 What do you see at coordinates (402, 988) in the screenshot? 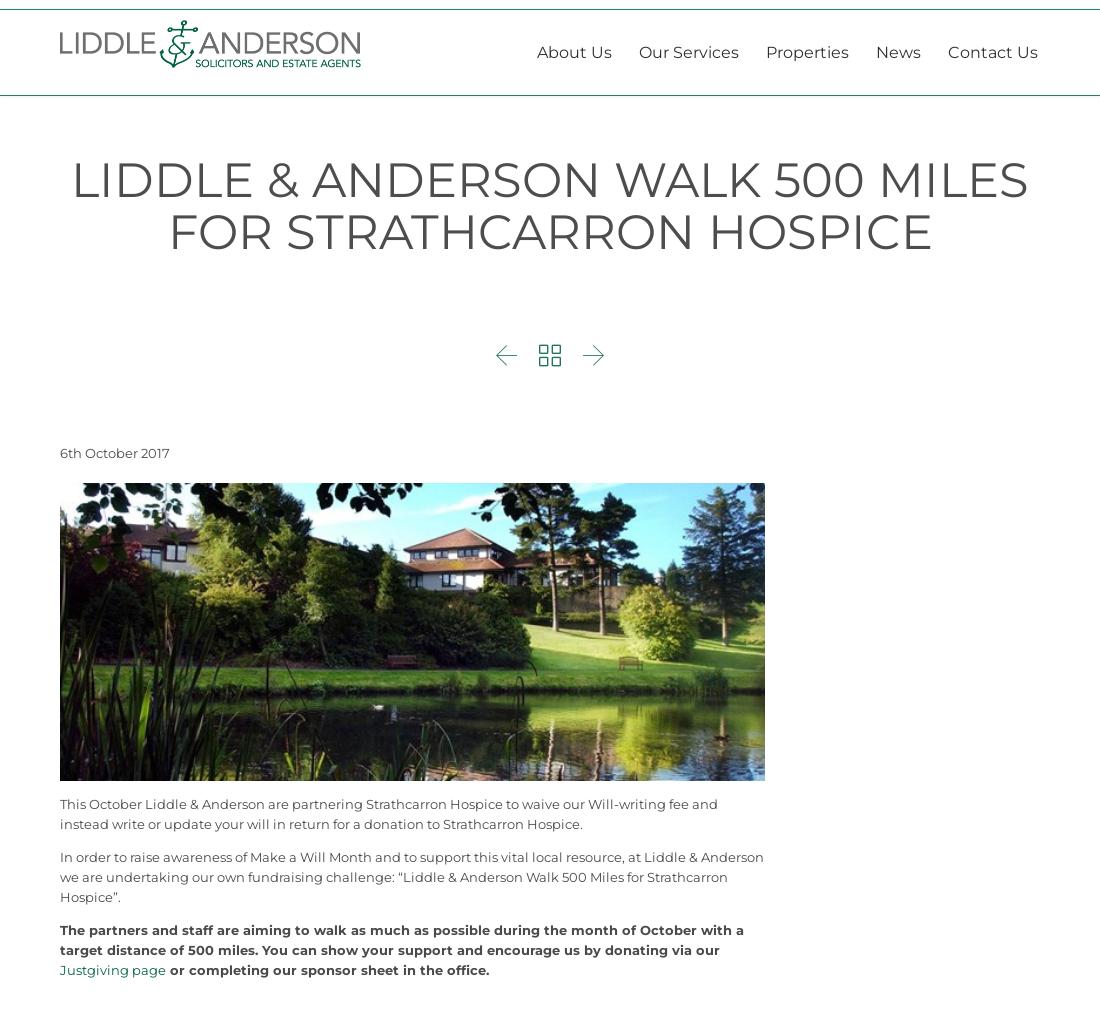
I see `'The partners and staff are aiming to walk as much as possible during the month of October with a target distance of 500 miles. You can show your support and encourage us by donating via our'` at bounding box center [402, 988].